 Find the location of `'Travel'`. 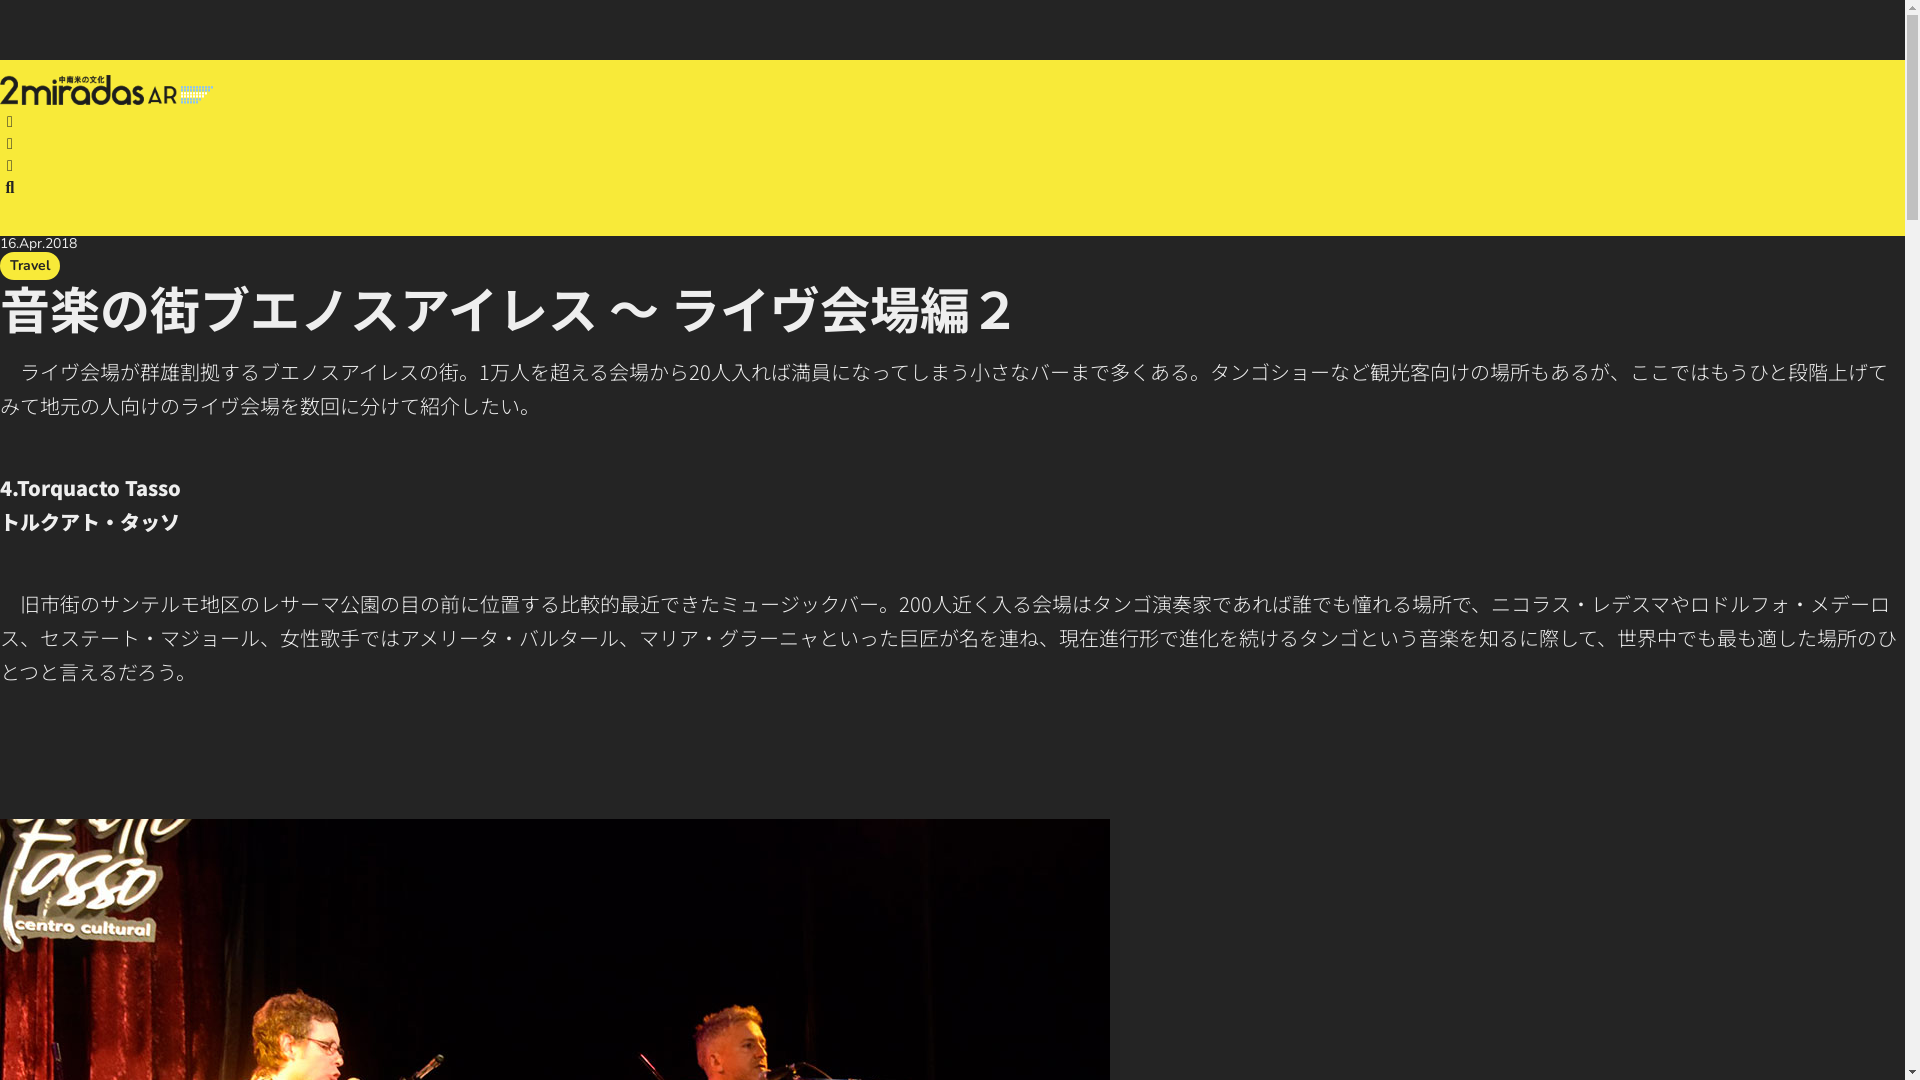

'Travel' is located at coordinates (29, 265).